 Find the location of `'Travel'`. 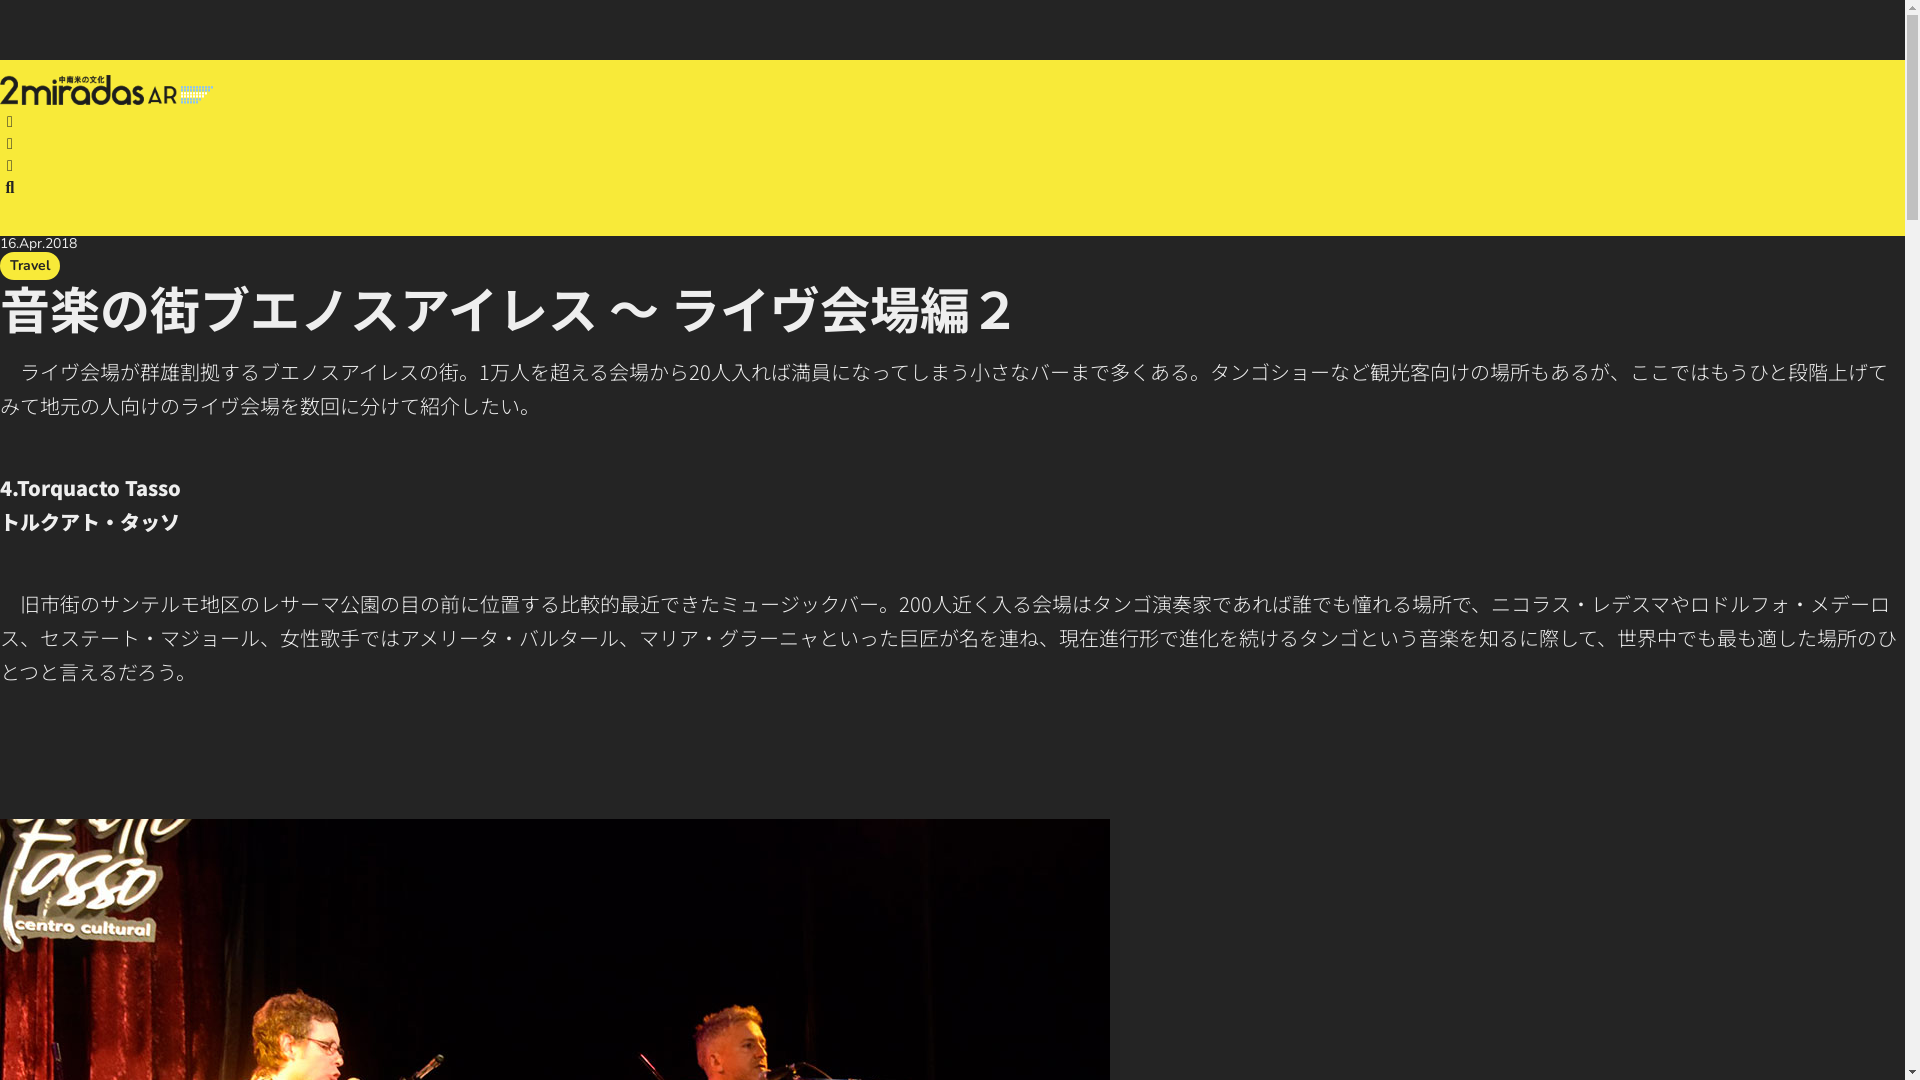

'Travel' is located at coordinates (29, 265).